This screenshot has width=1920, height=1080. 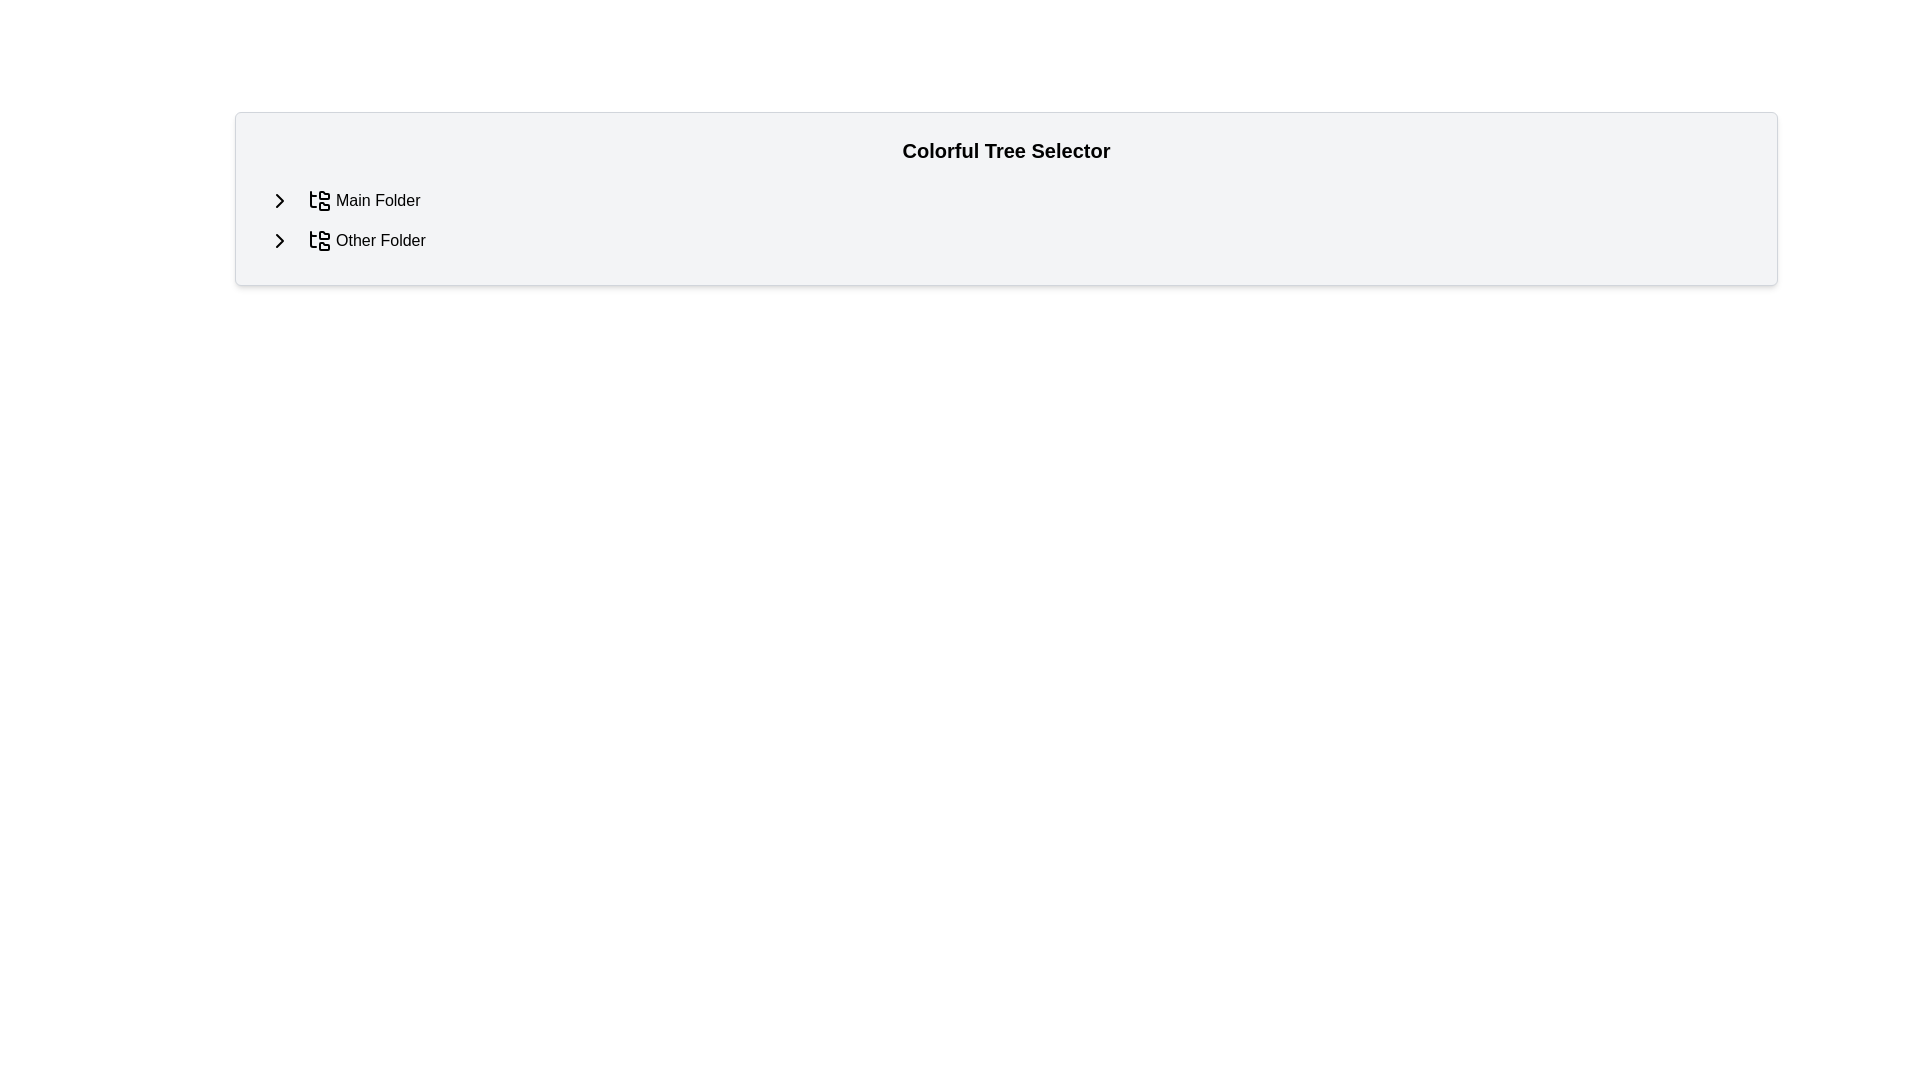 I want to click on the icon that visually represents the folder tree entry preceding the text label 'Main Folder', located in the first list entry of a vertical list, so click(x=320, y=200).